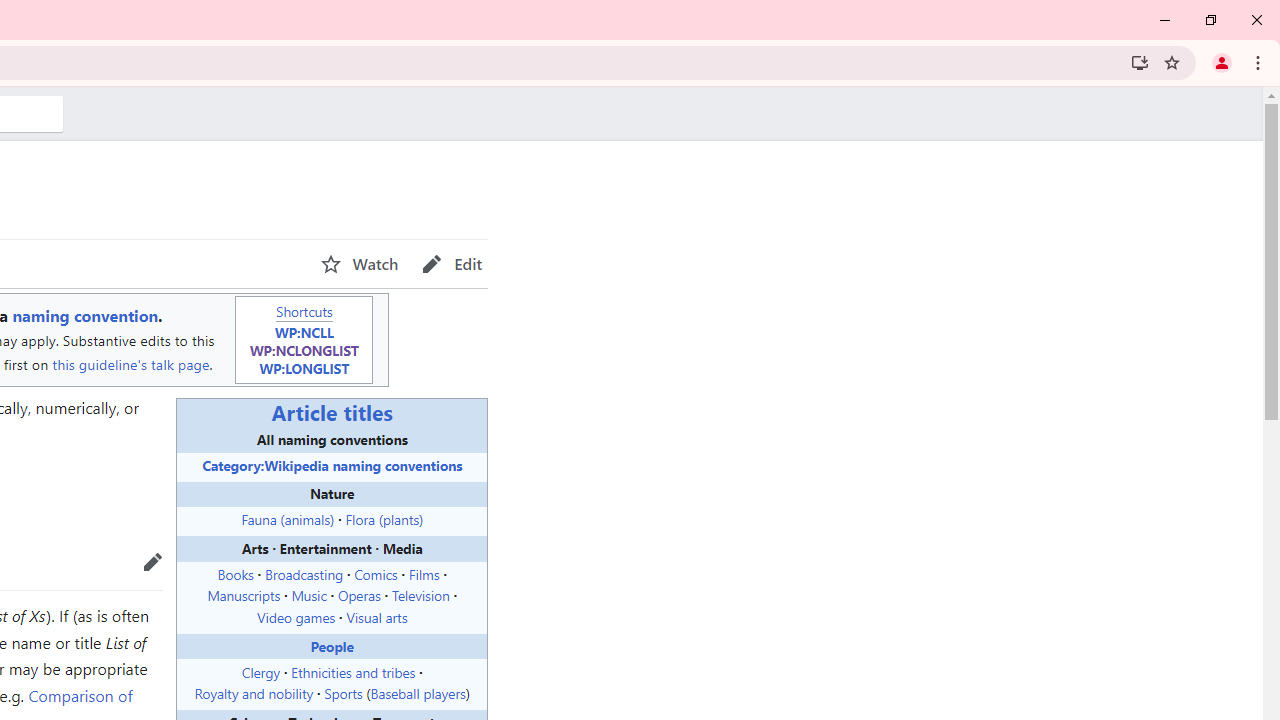 The image size is (1280, 720). I want to click on 'Fauna (animals)', so click(287, 518).